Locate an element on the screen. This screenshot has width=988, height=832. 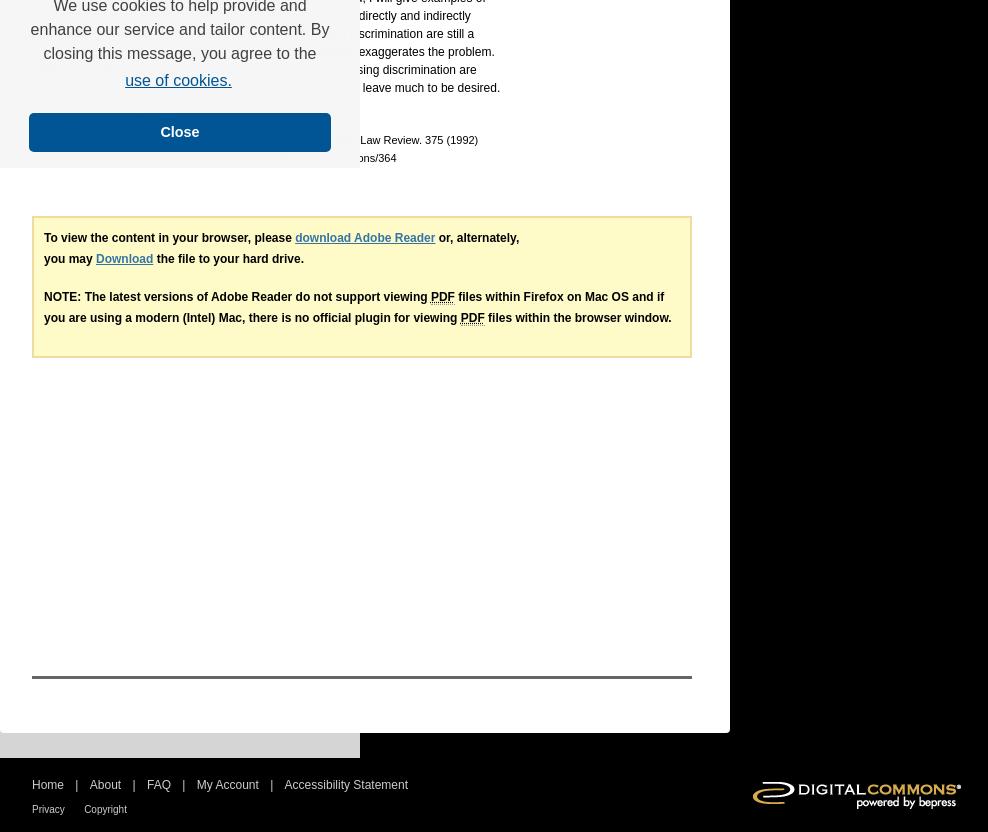
'Privacy' is located at coordinates (47, 807).